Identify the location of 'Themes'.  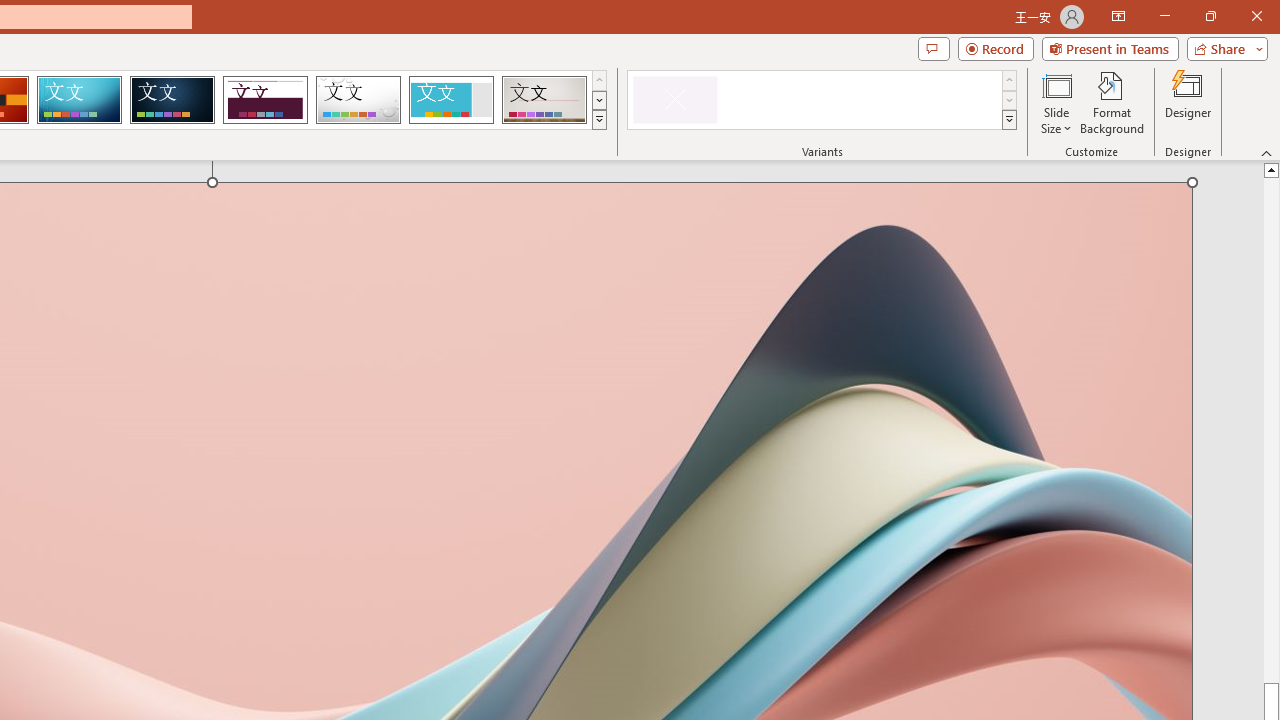
(598, 120).